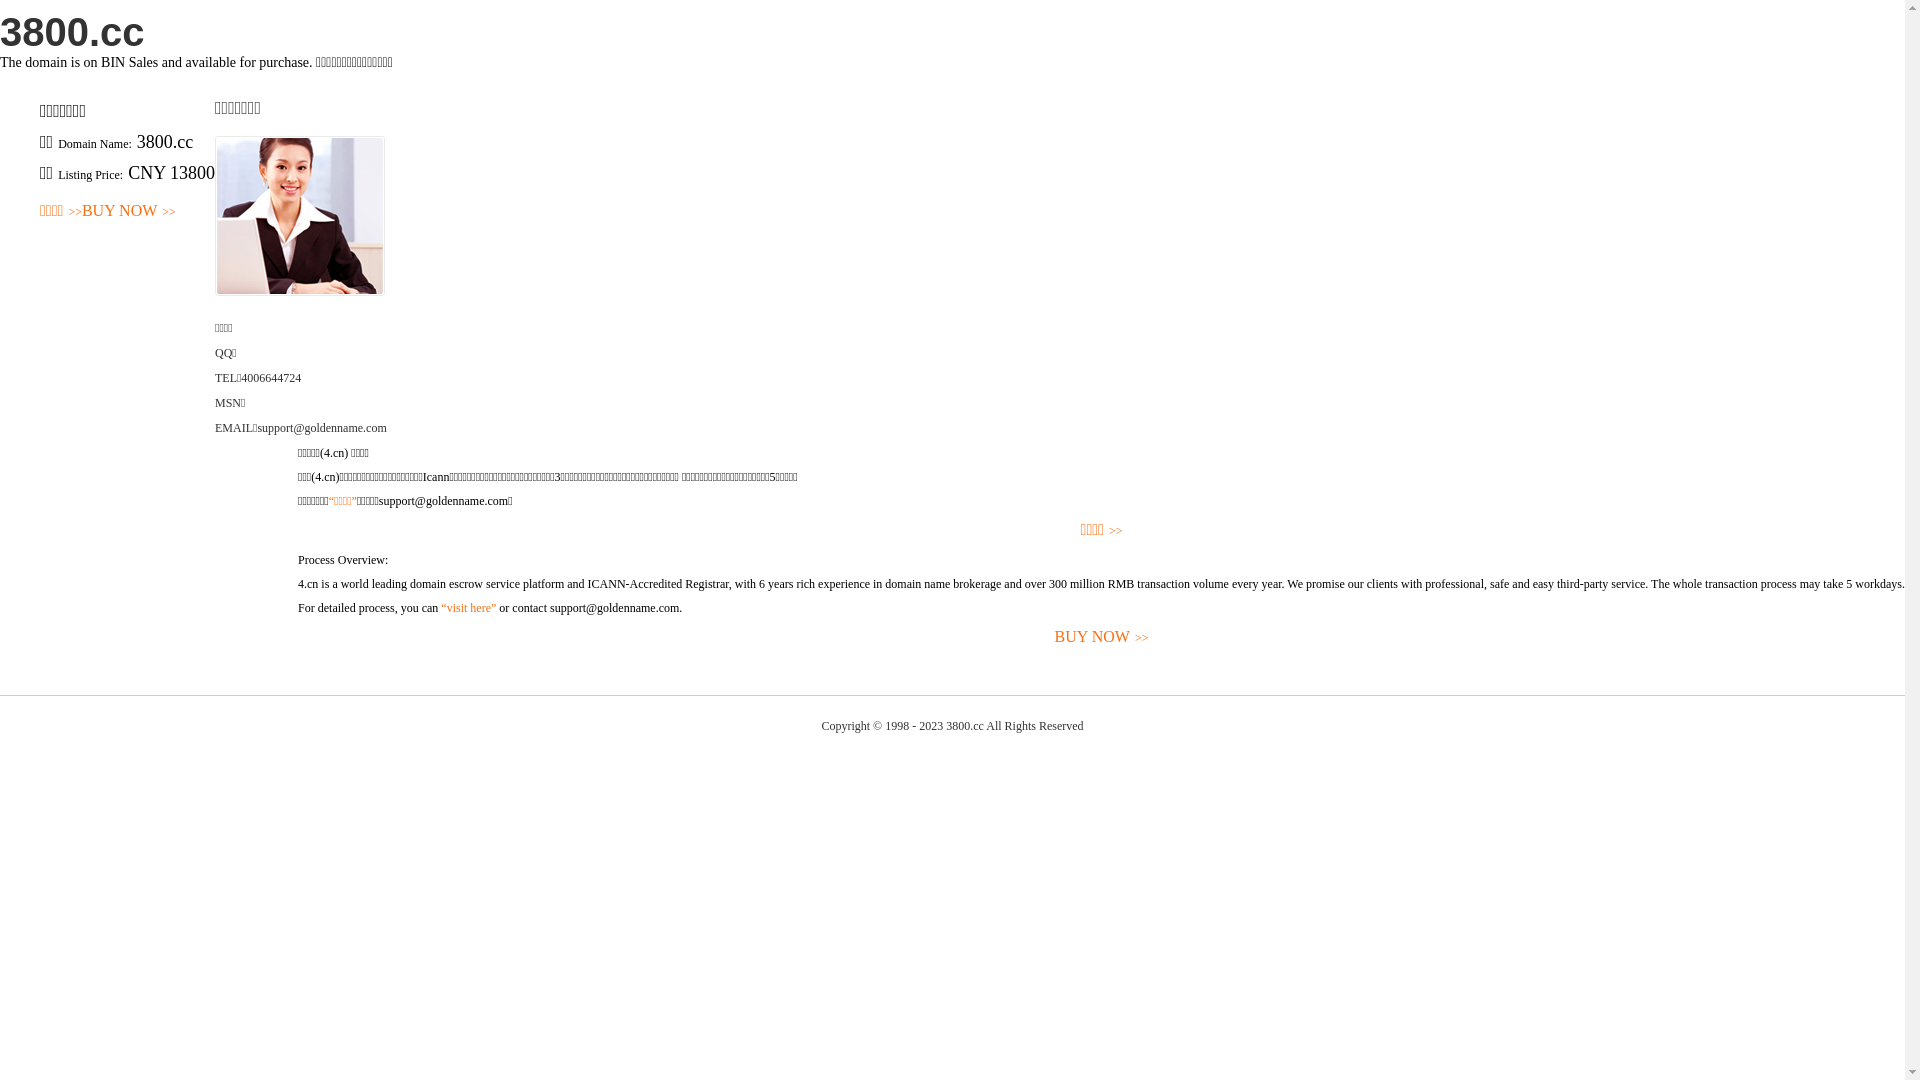 Image resolution: width=1920 pixels, height=1080 pixels. What do you see at coordinates (1100, 637) in the screenshot?
I see `'BUY NOW>>'` at bounding box center [1100, 637].